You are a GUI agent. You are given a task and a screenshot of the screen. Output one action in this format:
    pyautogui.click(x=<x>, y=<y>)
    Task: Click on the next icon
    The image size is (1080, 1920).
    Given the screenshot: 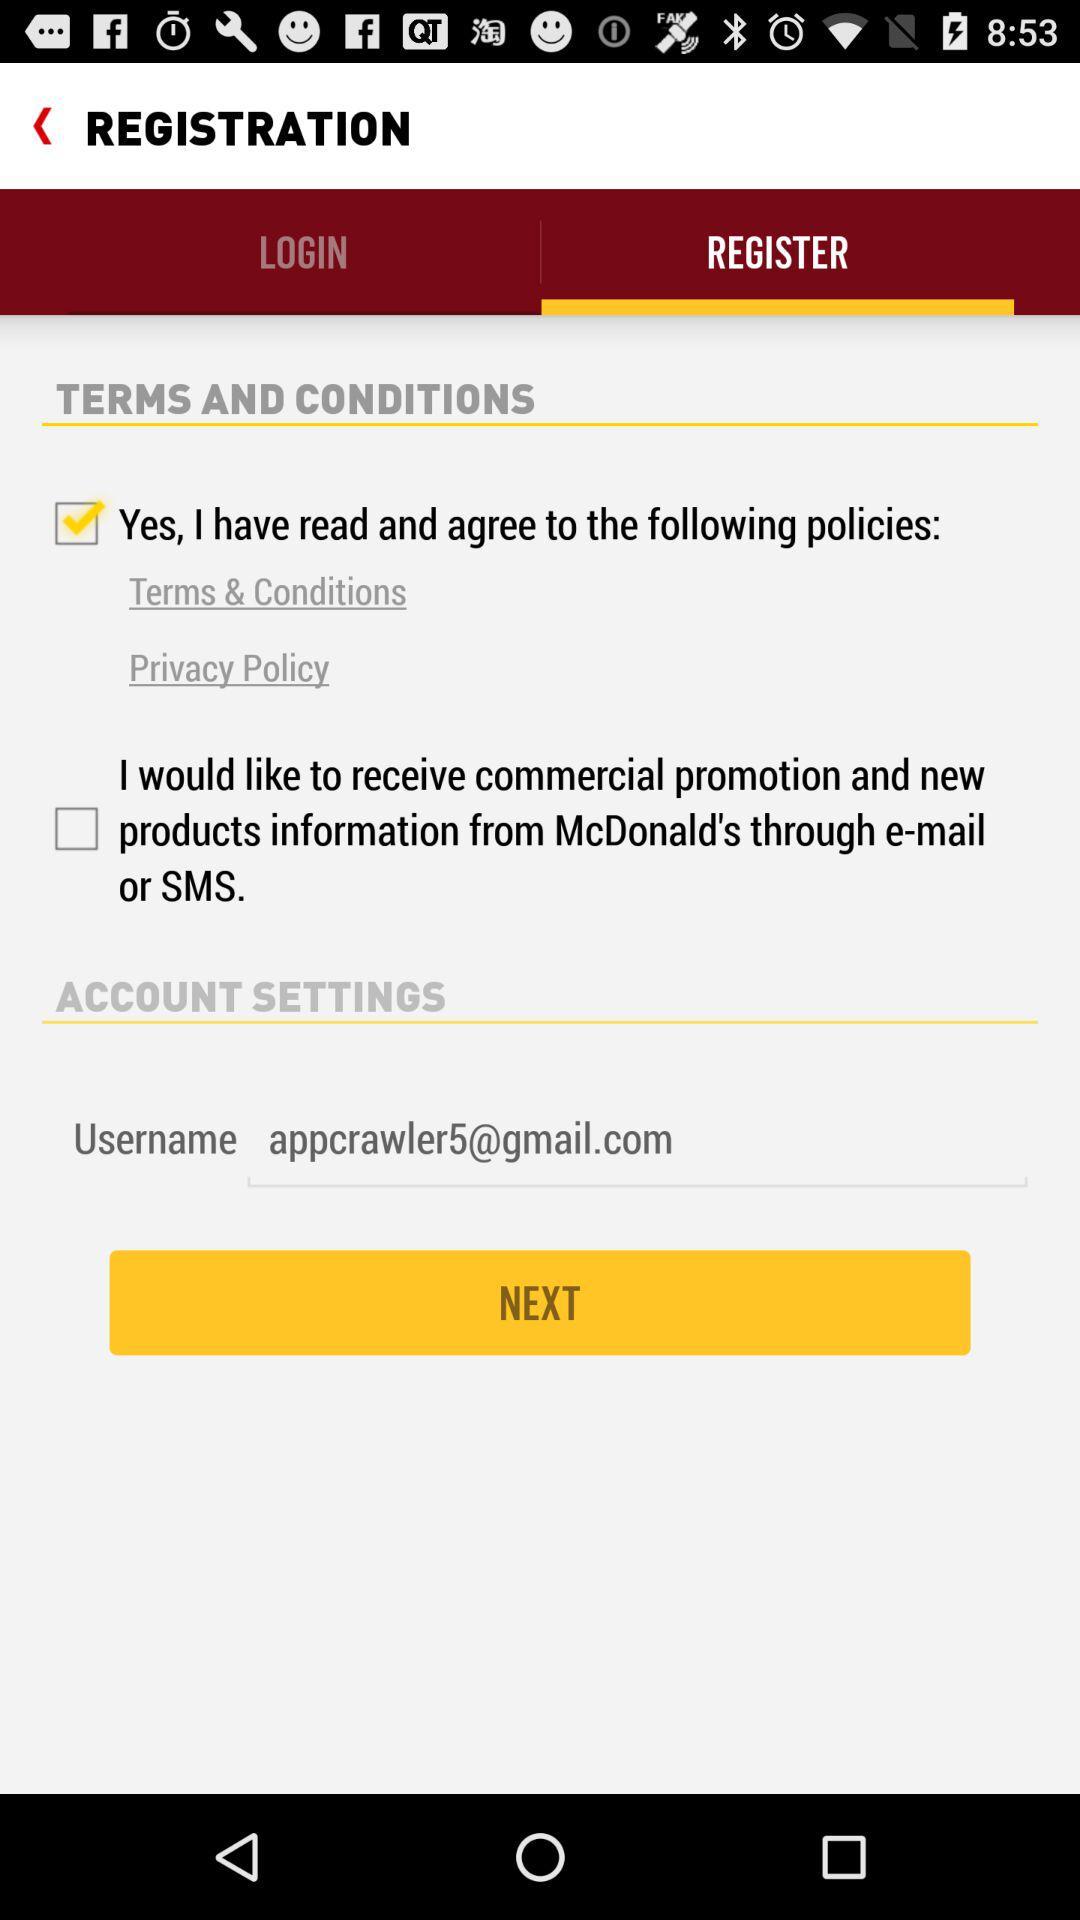 What is the action you would take?
    pyautogui.click(x=540, y=1302)
    